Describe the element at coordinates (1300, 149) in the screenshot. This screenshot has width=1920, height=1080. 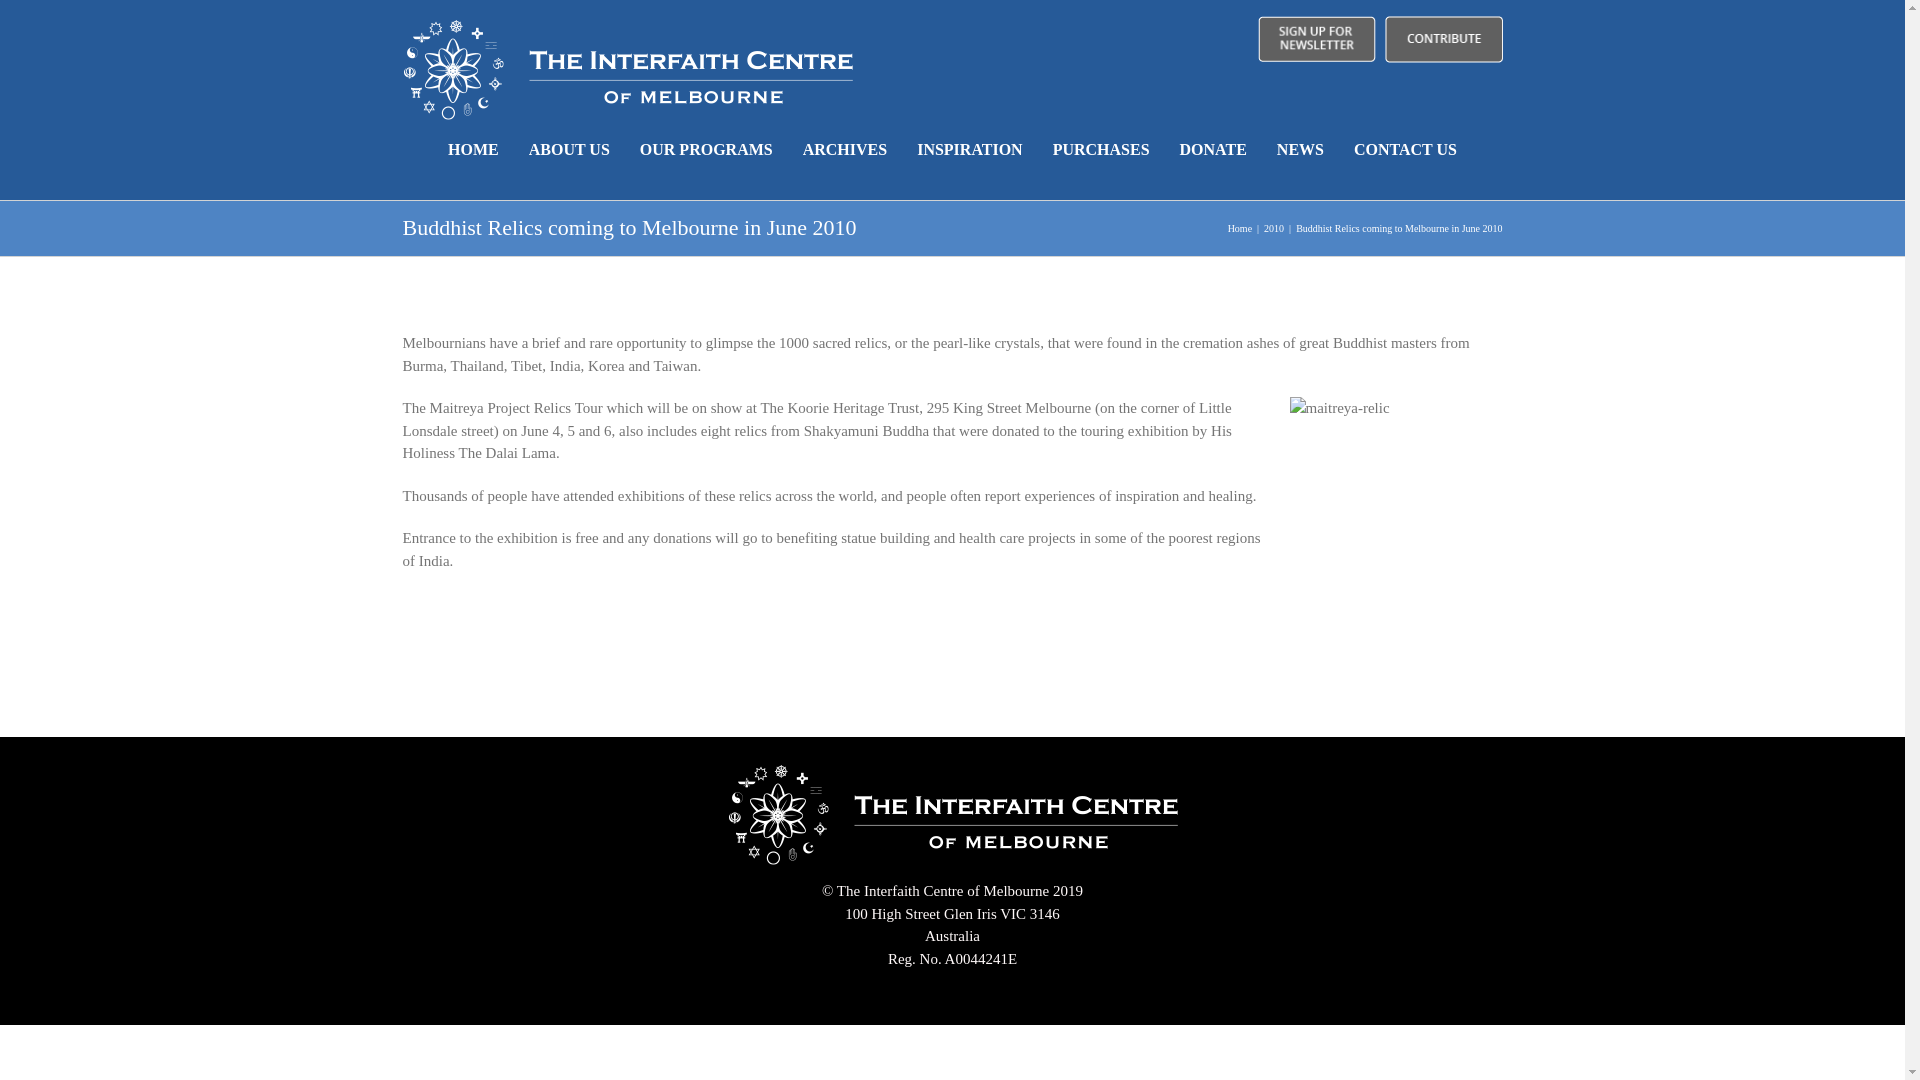
I see `'NEWS'` at that location.